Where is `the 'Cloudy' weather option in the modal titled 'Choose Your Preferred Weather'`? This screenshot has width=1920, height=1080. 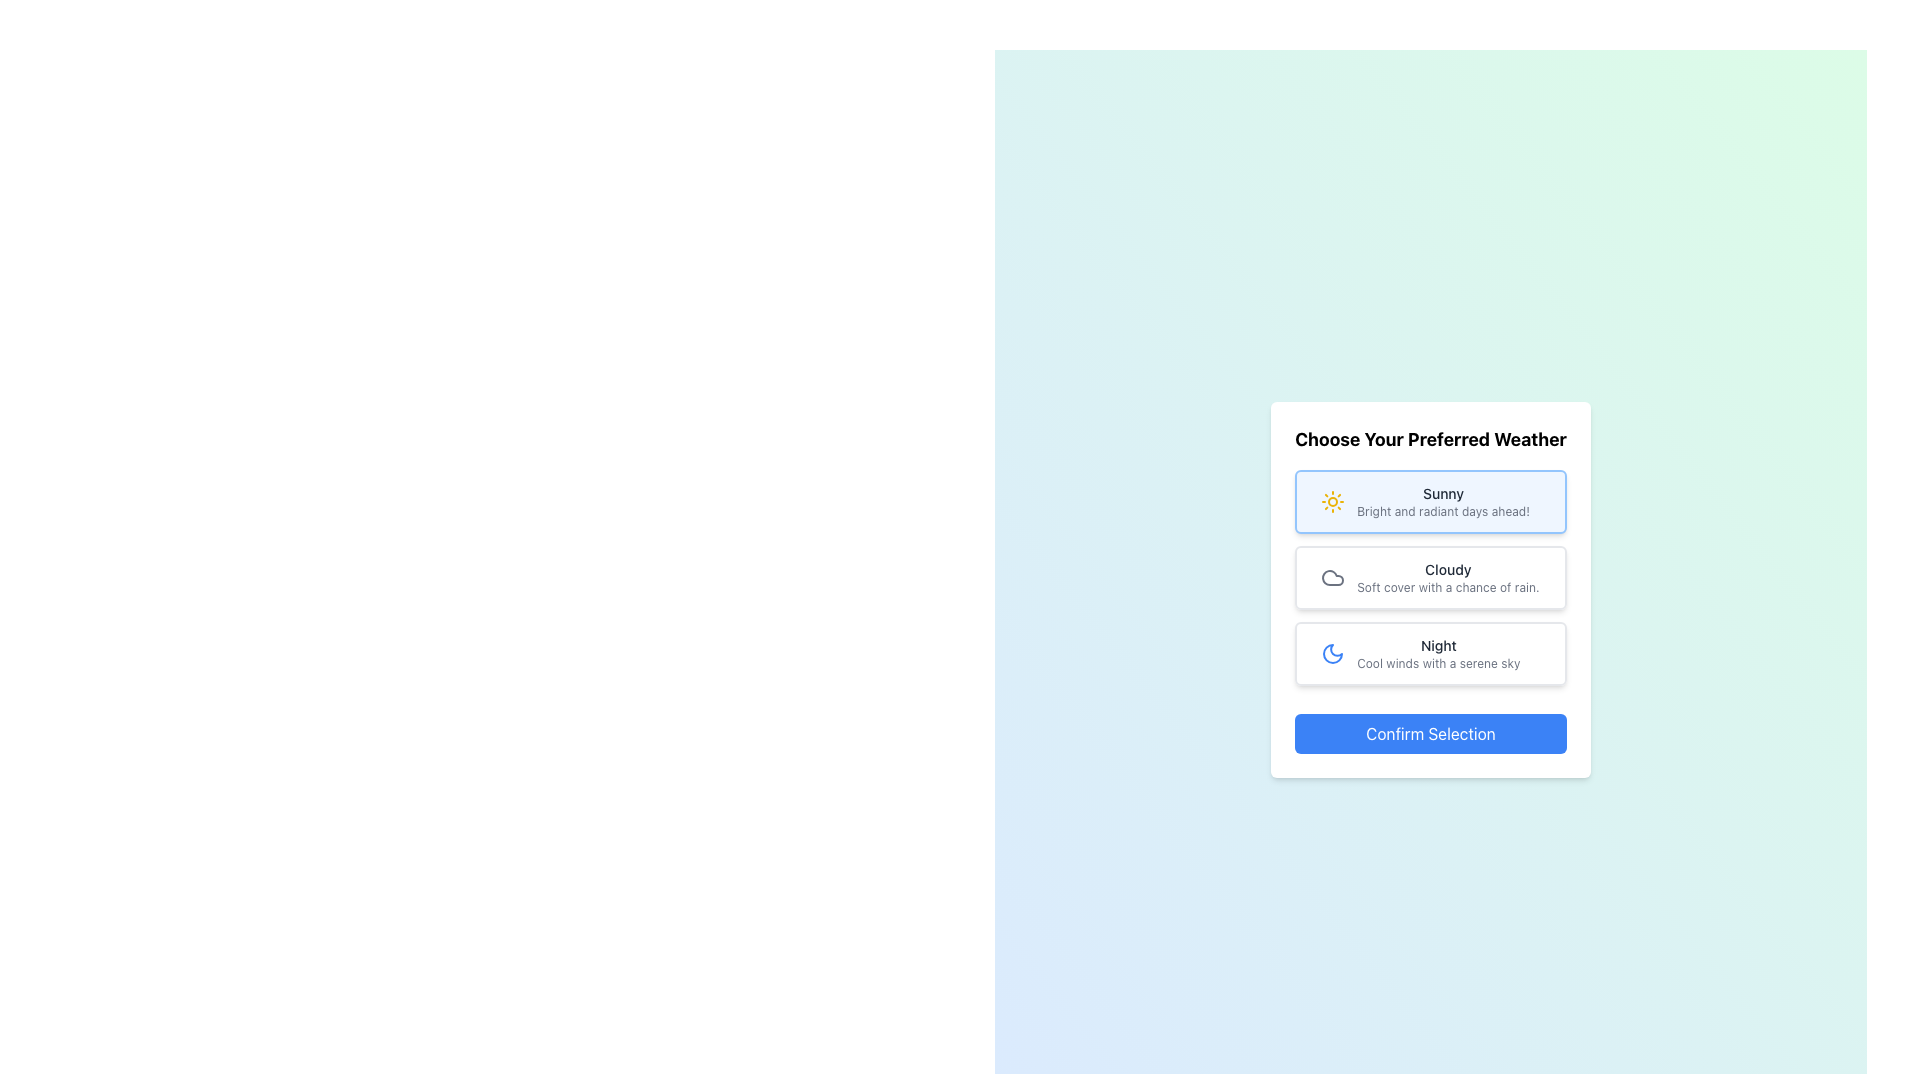
the 'Cloudy' weather option in the modal titled 'Choose Your Preferred Weather' is located at coordinates (1429, 578).